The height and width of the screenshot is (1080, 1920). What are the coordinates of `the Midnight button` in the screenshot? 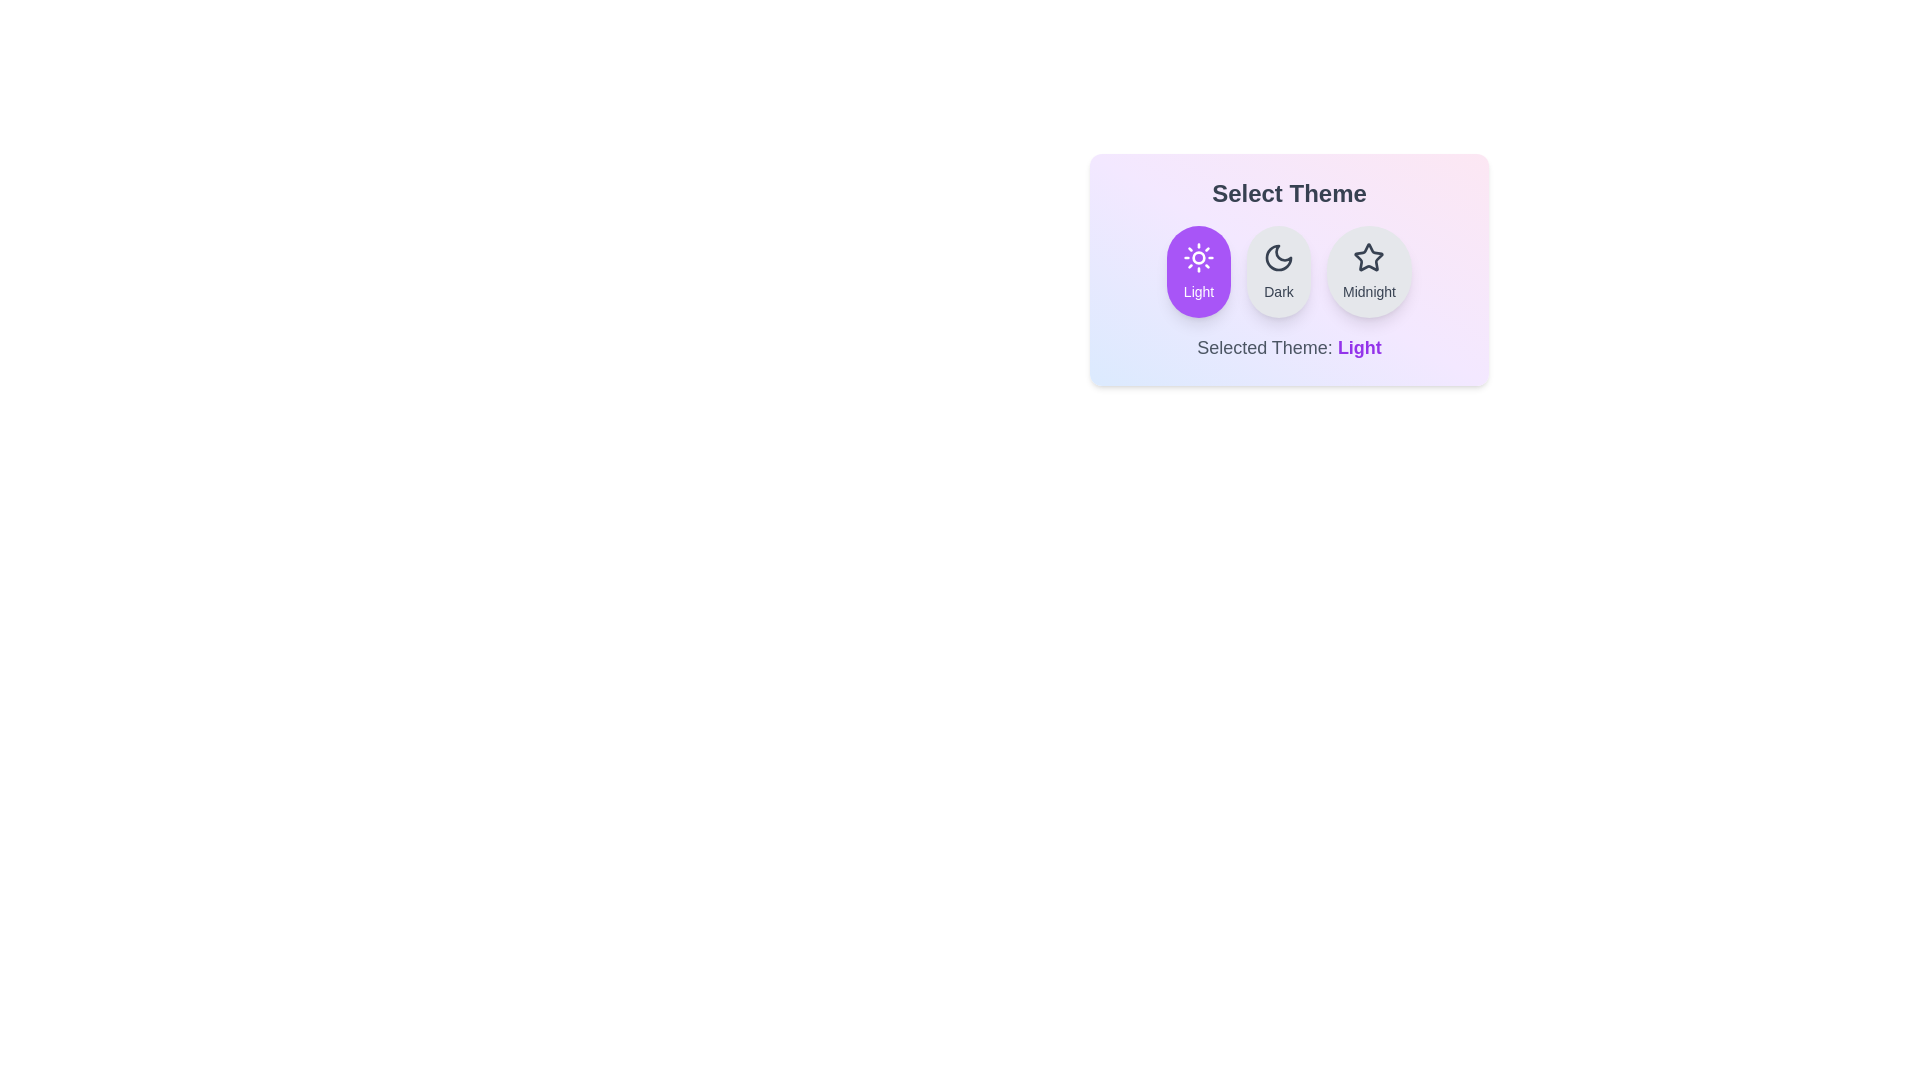 It's located at (1368, 272).